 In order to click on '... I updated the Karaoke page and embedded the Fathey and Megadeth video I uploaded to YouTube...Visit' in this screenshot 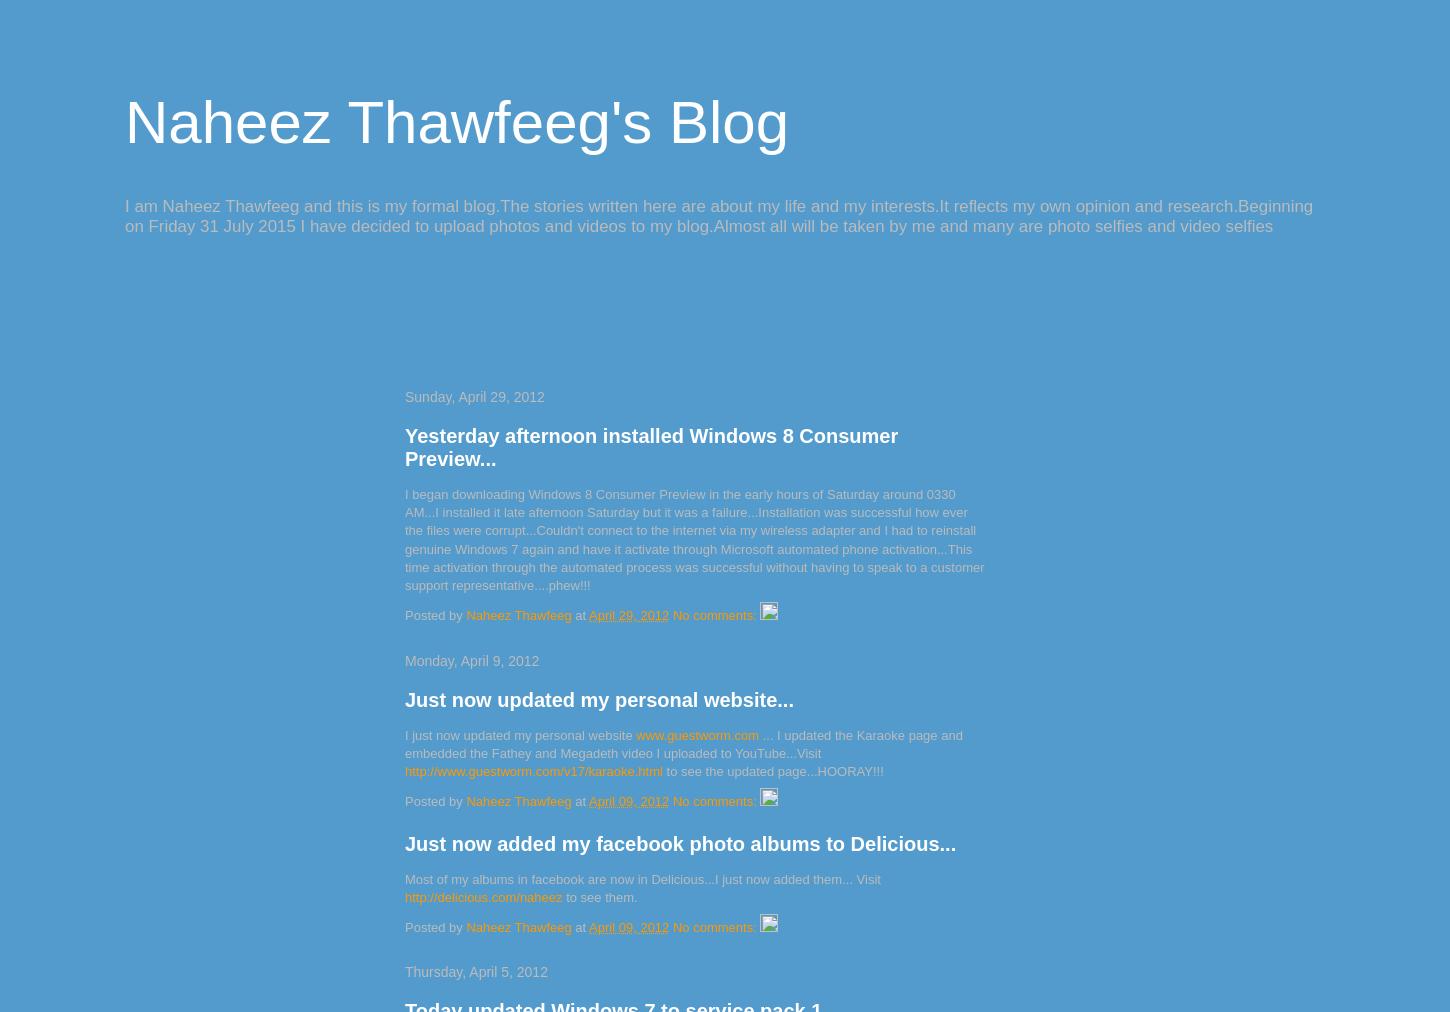, I will do `click(682, 743)`.